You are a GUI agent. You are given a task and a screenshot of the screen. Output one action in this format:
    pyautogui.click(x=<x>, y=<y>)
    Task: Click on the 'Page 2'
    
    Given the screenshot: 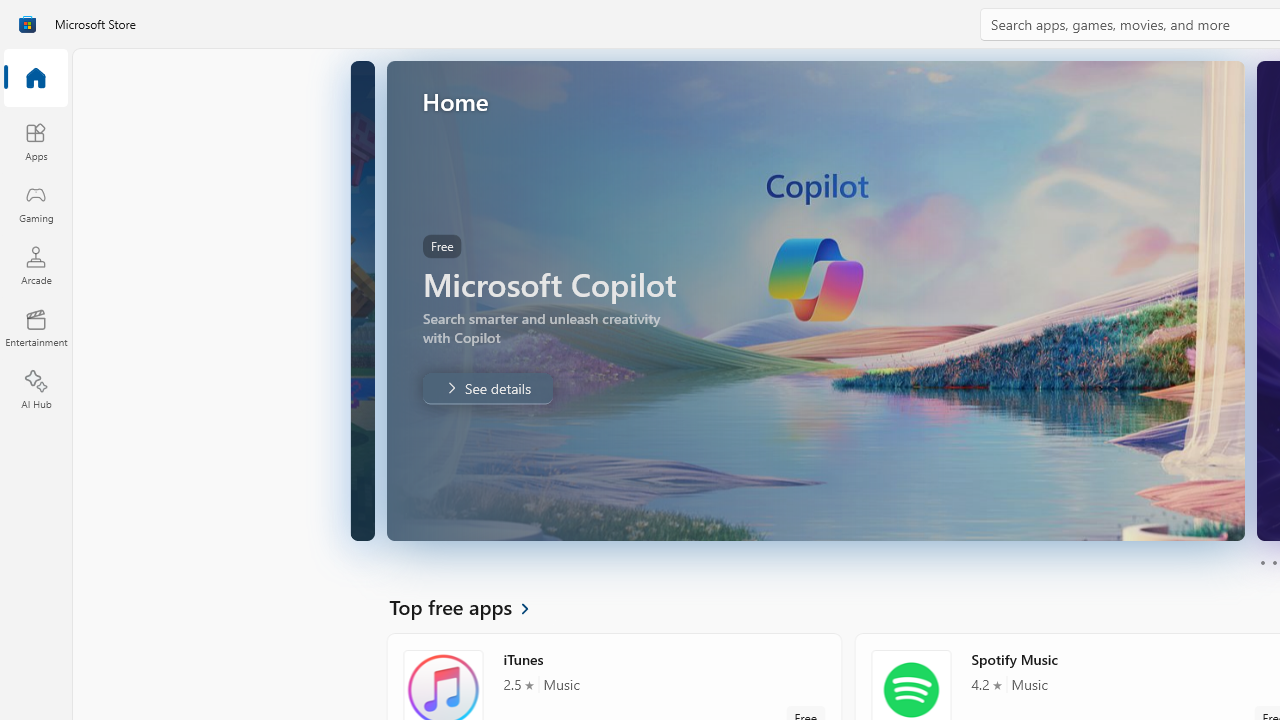 What is the action you would take?
    pyautogui.click(x=1273, y=563)
    